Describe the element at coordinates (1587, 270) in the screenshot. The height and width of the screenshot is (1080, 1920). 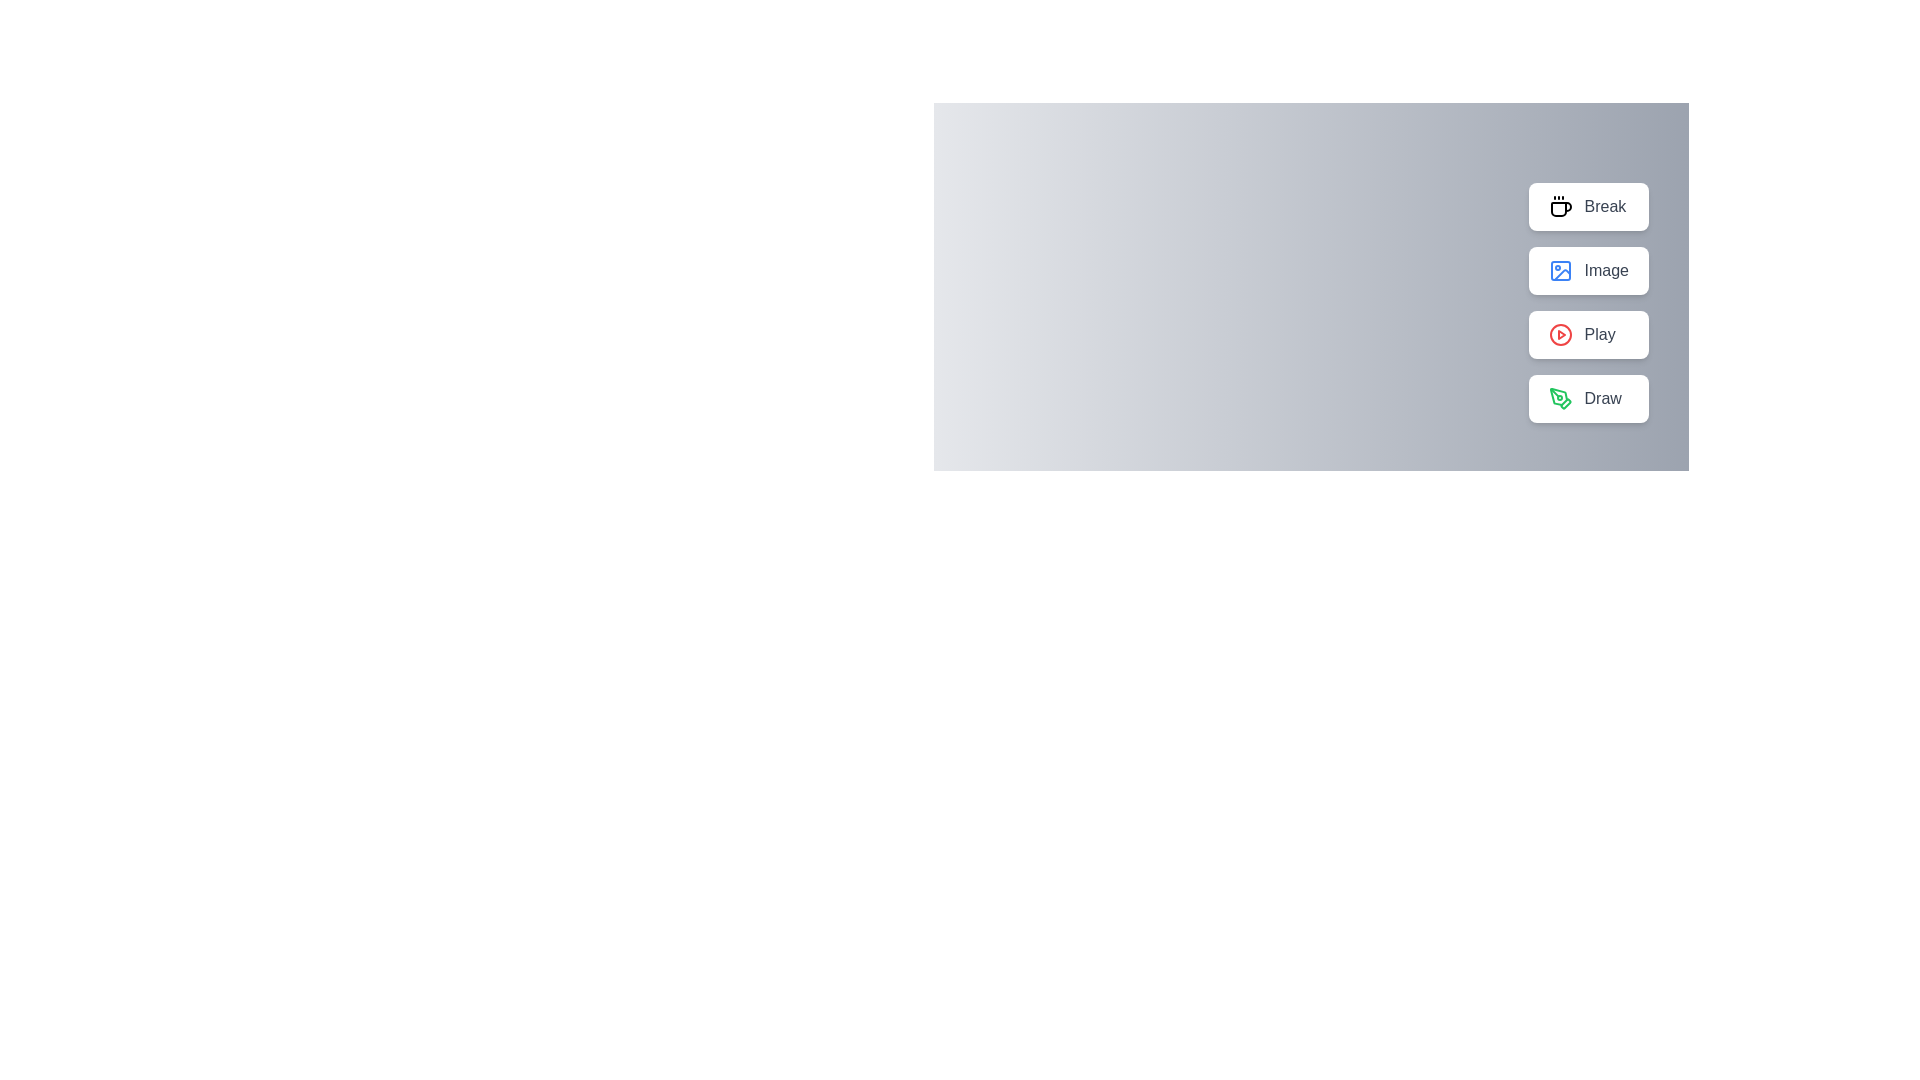
I see `the action button labeled Image to observe hover effects` at that location.